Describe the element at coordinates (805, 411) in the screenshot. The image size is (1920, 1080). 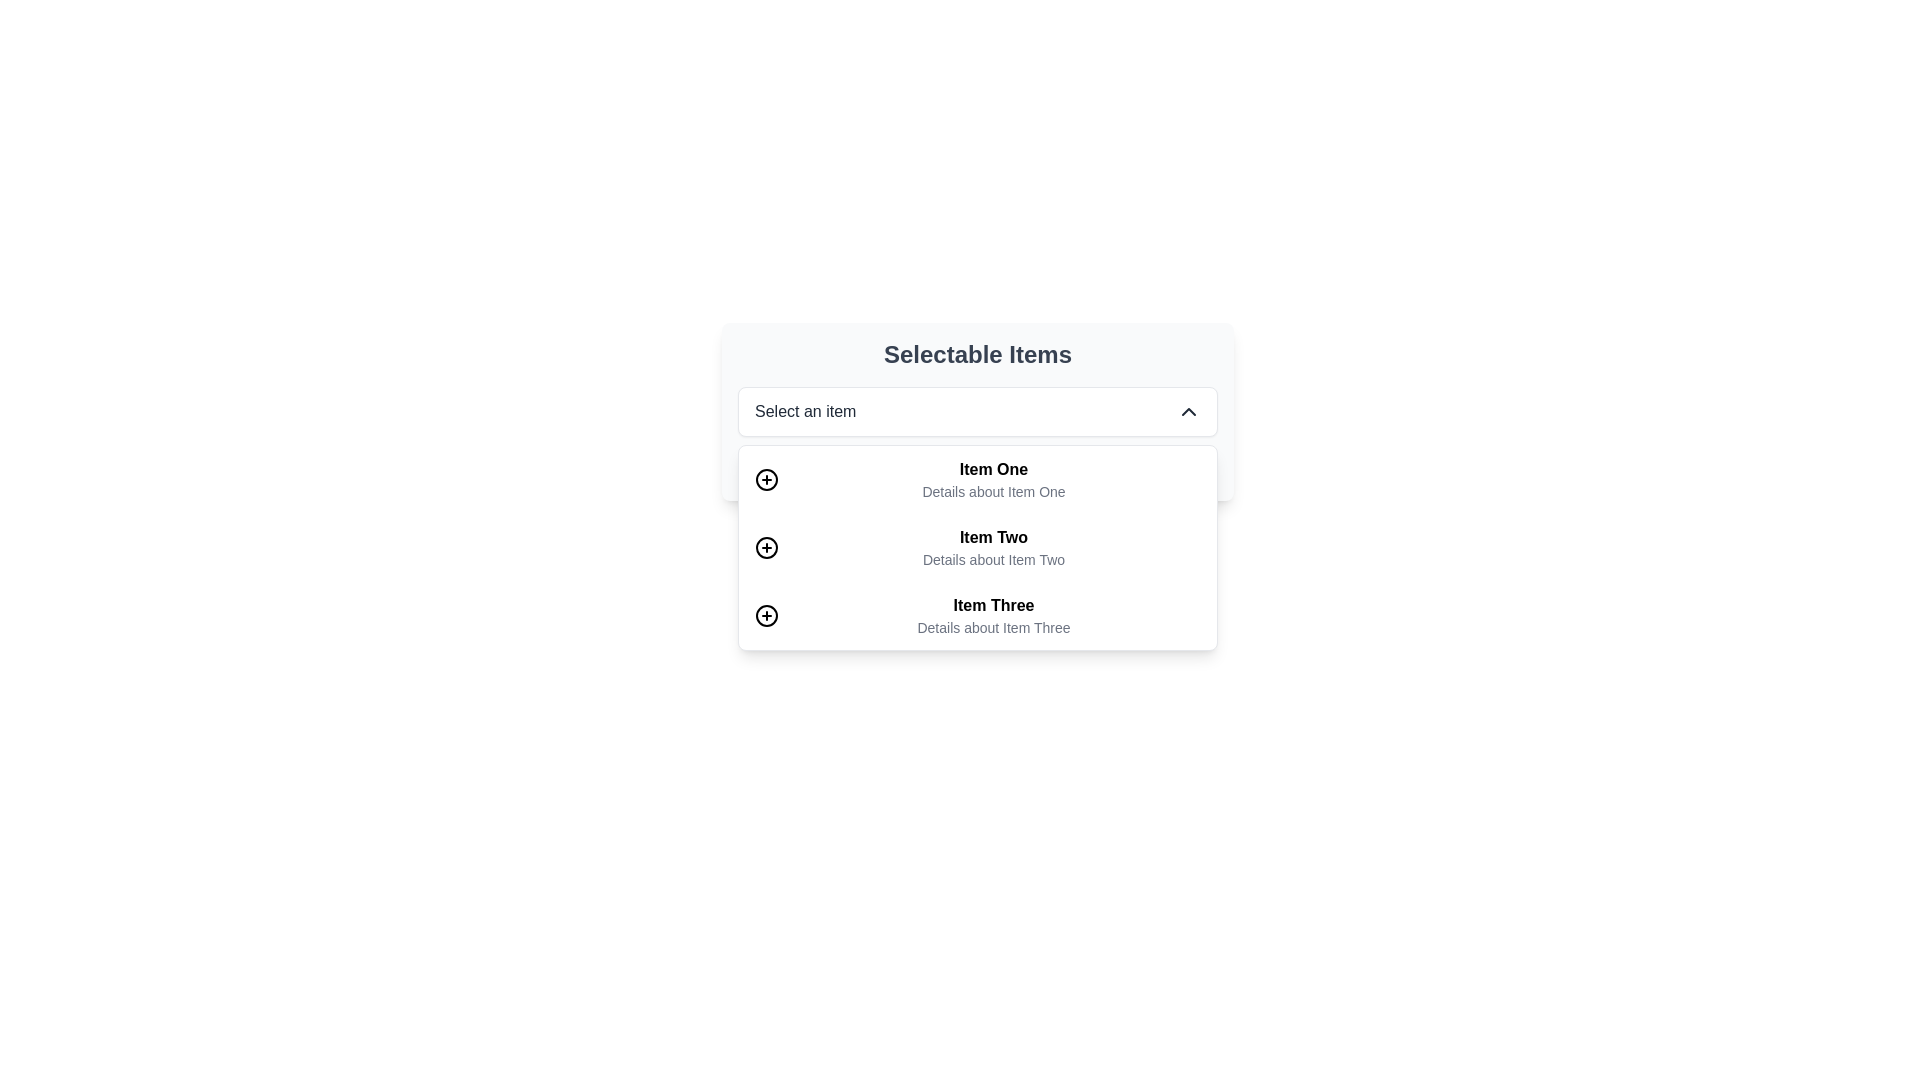
I see `the Text label located at the center-left of the dropdown component, which displays the current selection or a placeholder prompt, adjacent to the chevron icon` at that location.